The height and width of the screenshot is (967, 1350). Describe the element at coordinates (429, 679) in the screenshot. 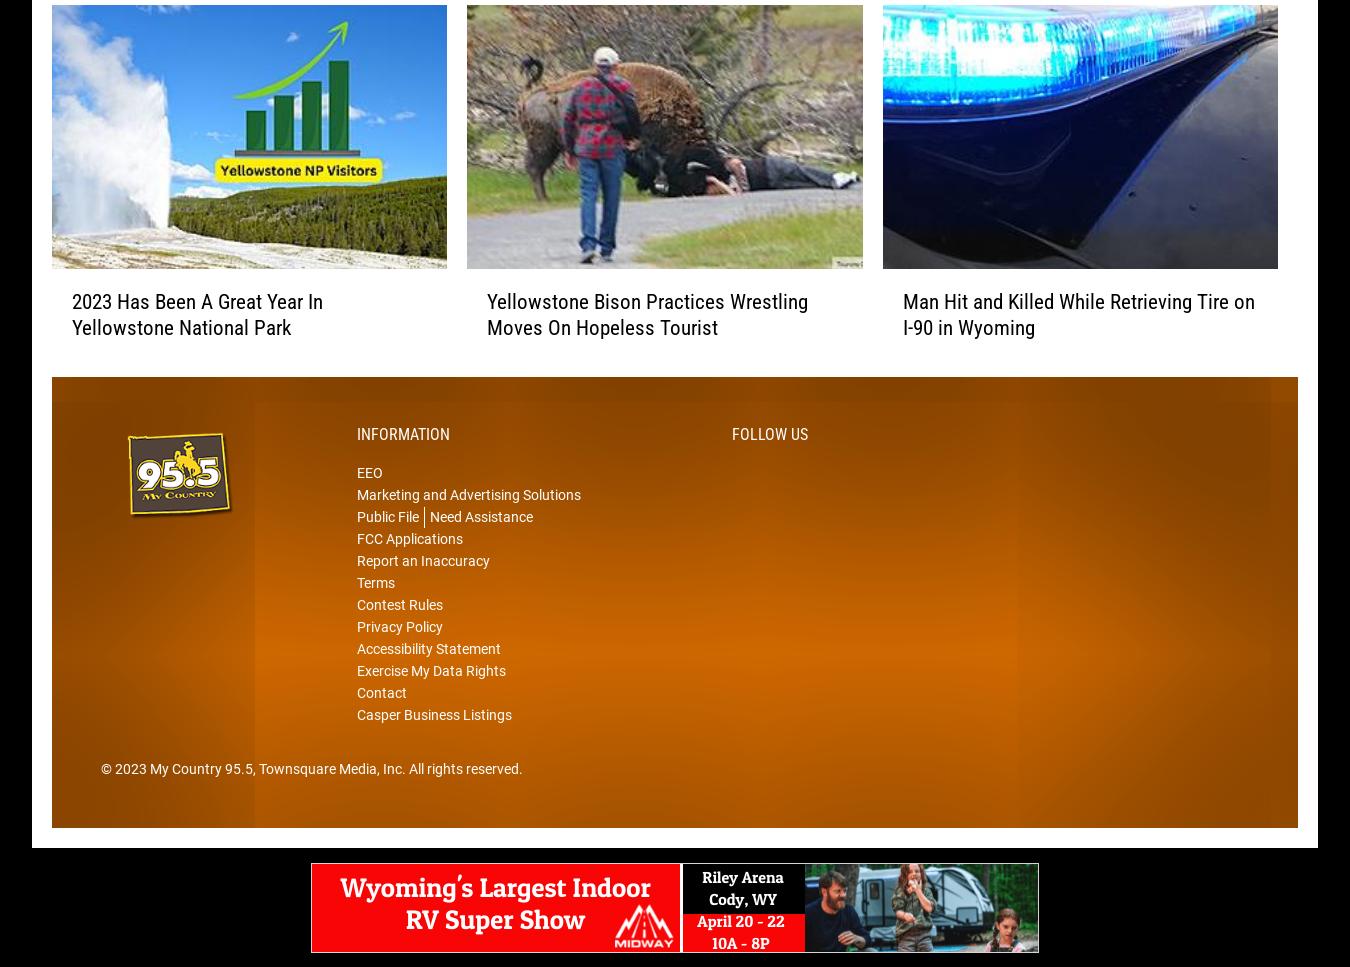

I see `'Accessibility Statement'` at that location.